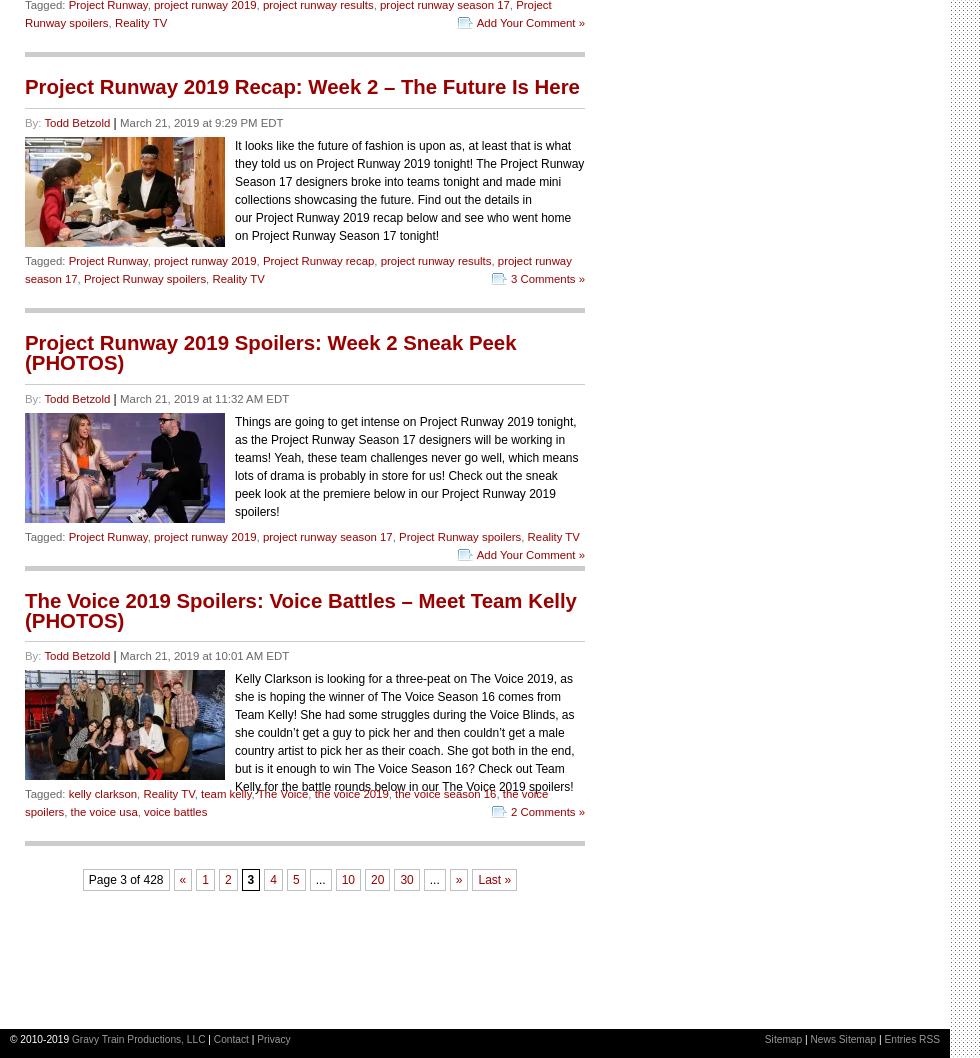 The image size is (980, 1058). I want to click on 'the voice spoilers', so click(286, 802).